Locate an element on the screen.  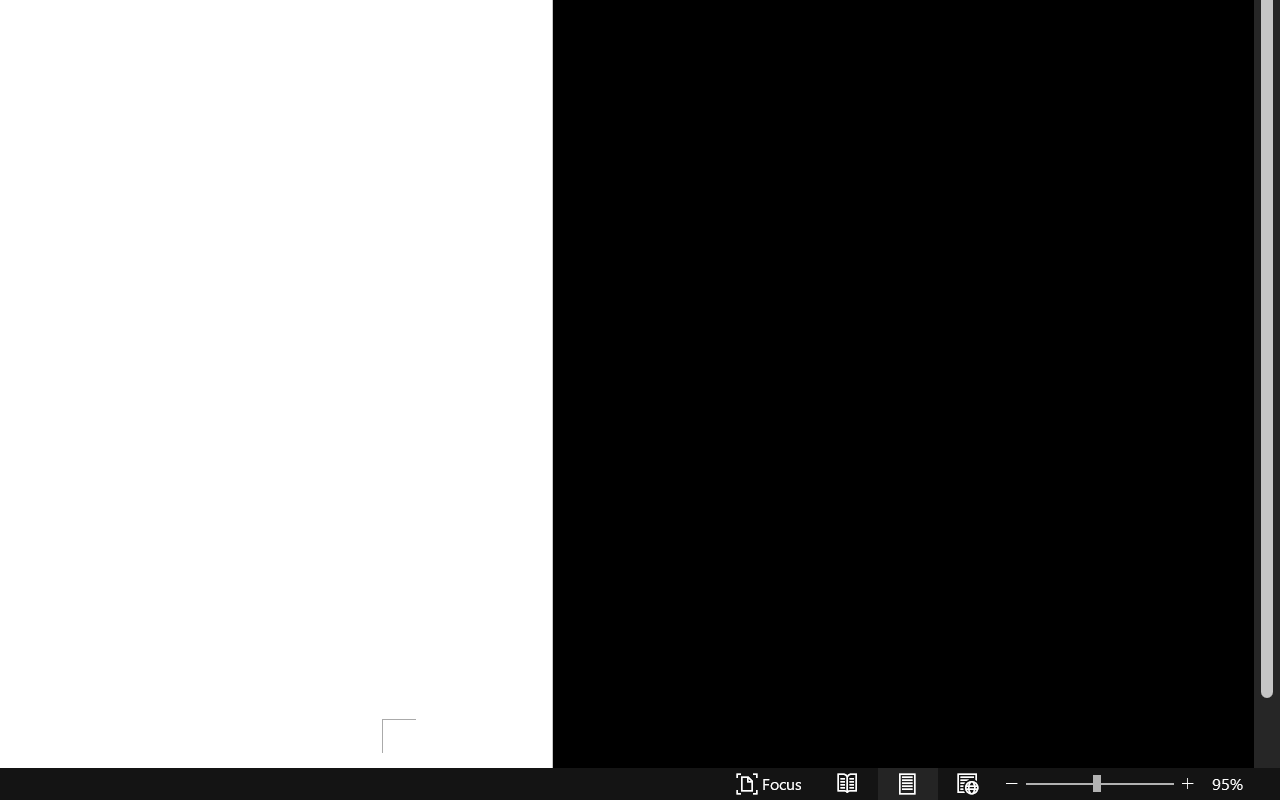
'Page down' is located at coordinates (1266, 735).